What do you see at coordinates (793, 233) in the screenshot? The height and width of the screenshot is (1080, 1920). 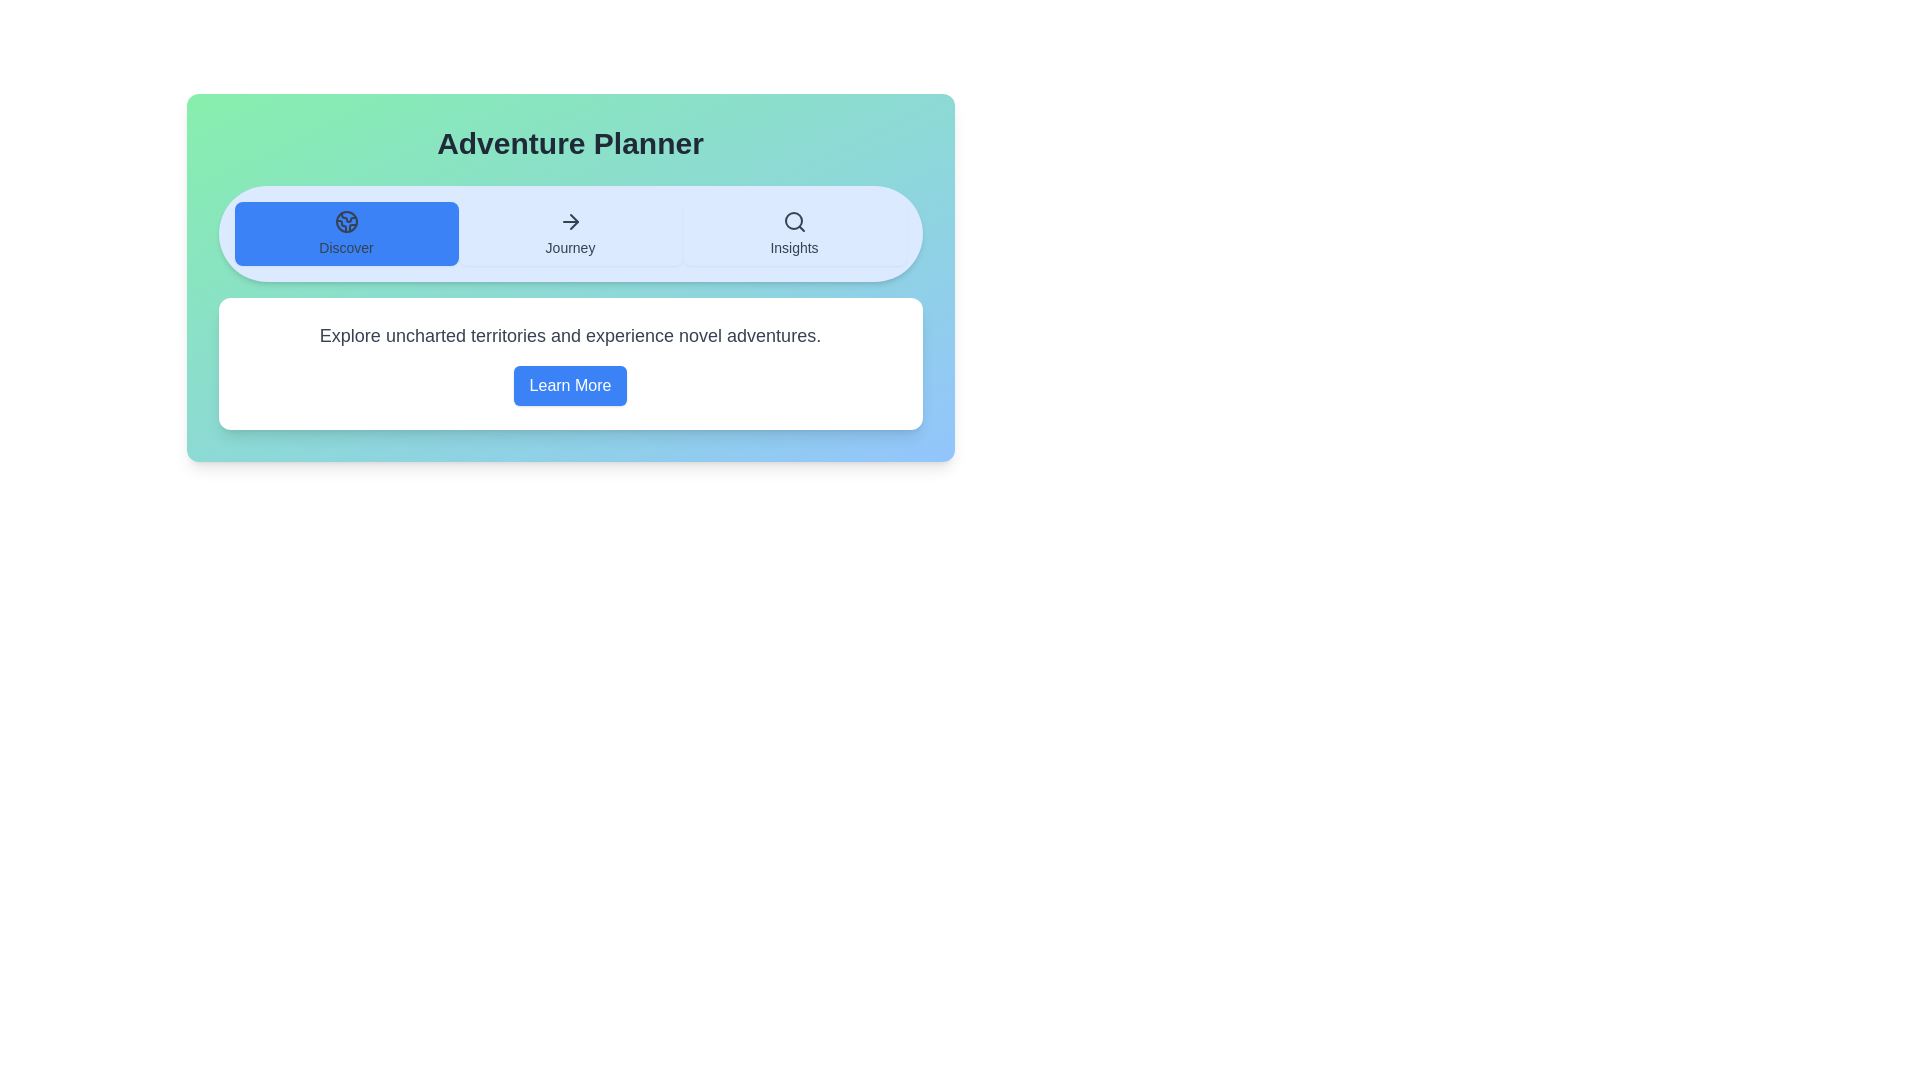 I see `the third button from the left in the tab group, which allows users` at bounding box center [793, 233].